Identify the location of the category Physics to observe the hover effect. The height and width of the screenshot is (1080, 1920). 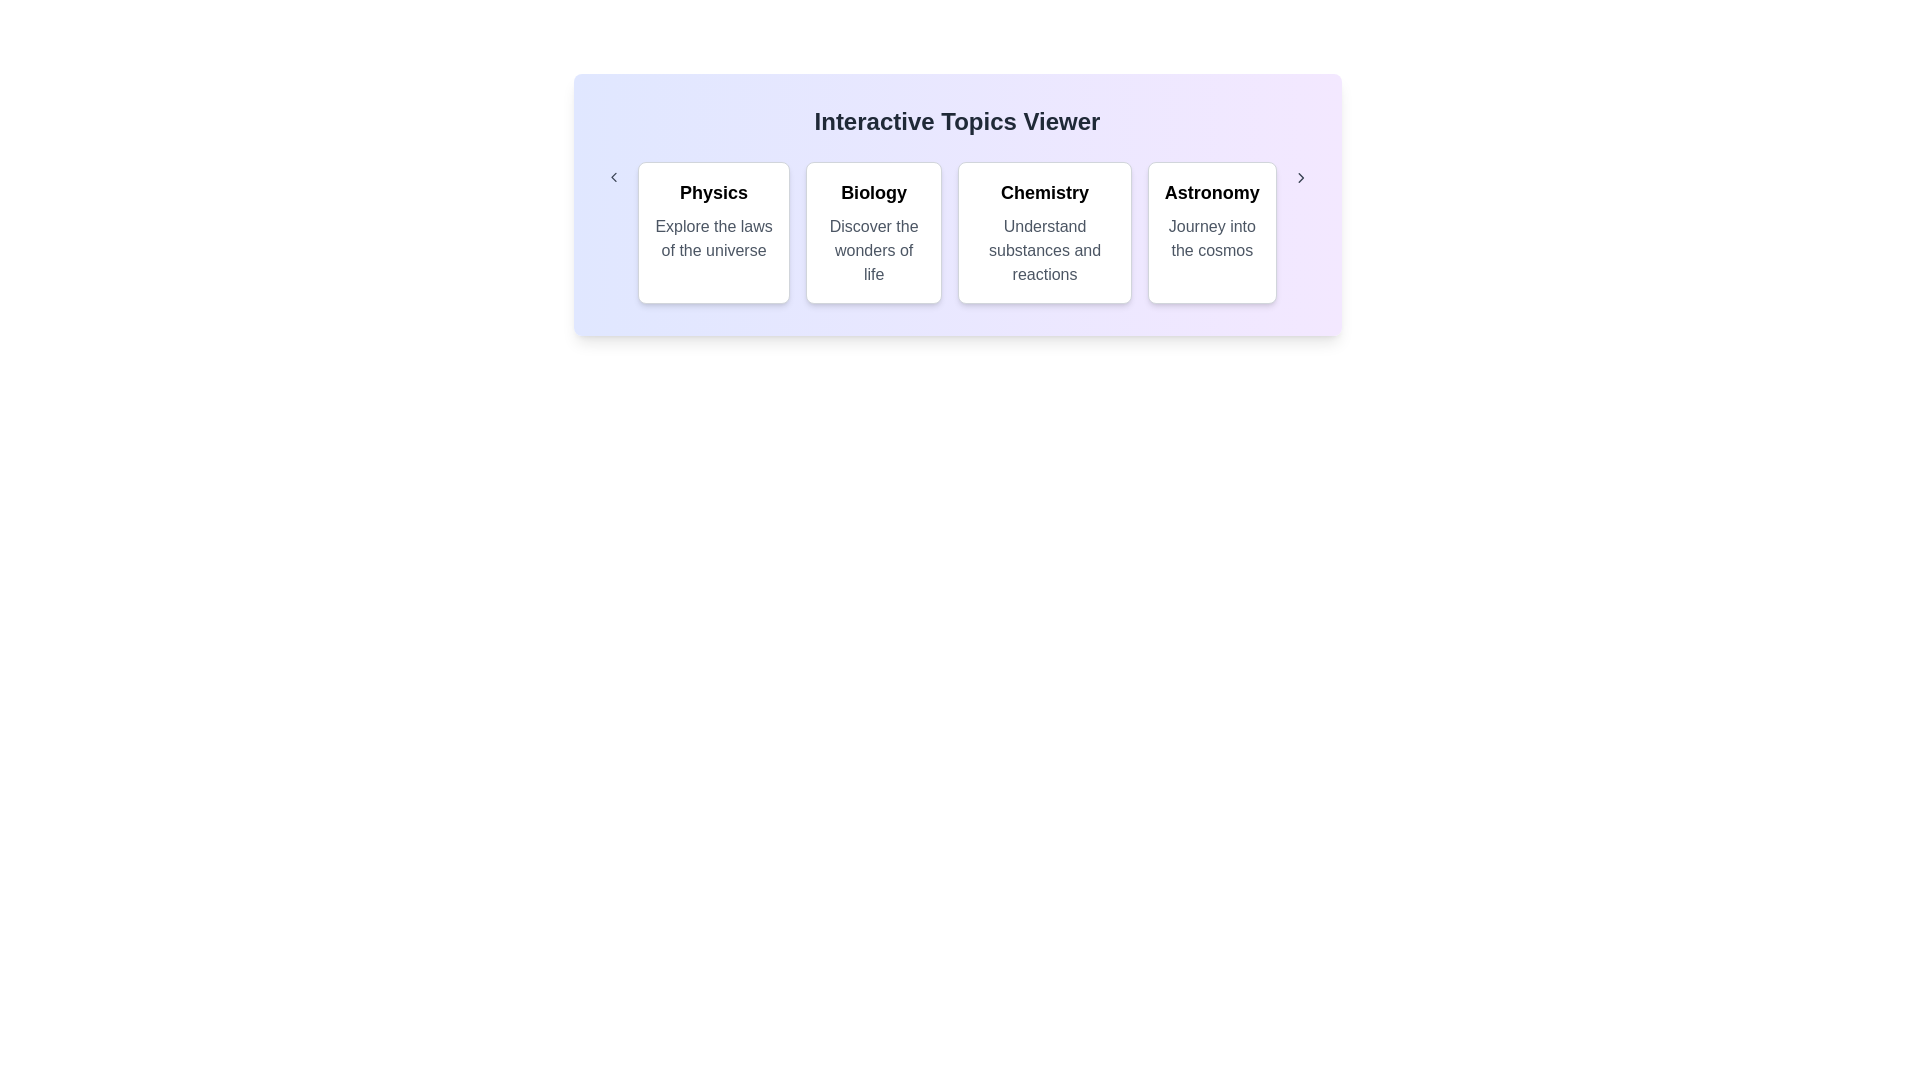
(714, 231).